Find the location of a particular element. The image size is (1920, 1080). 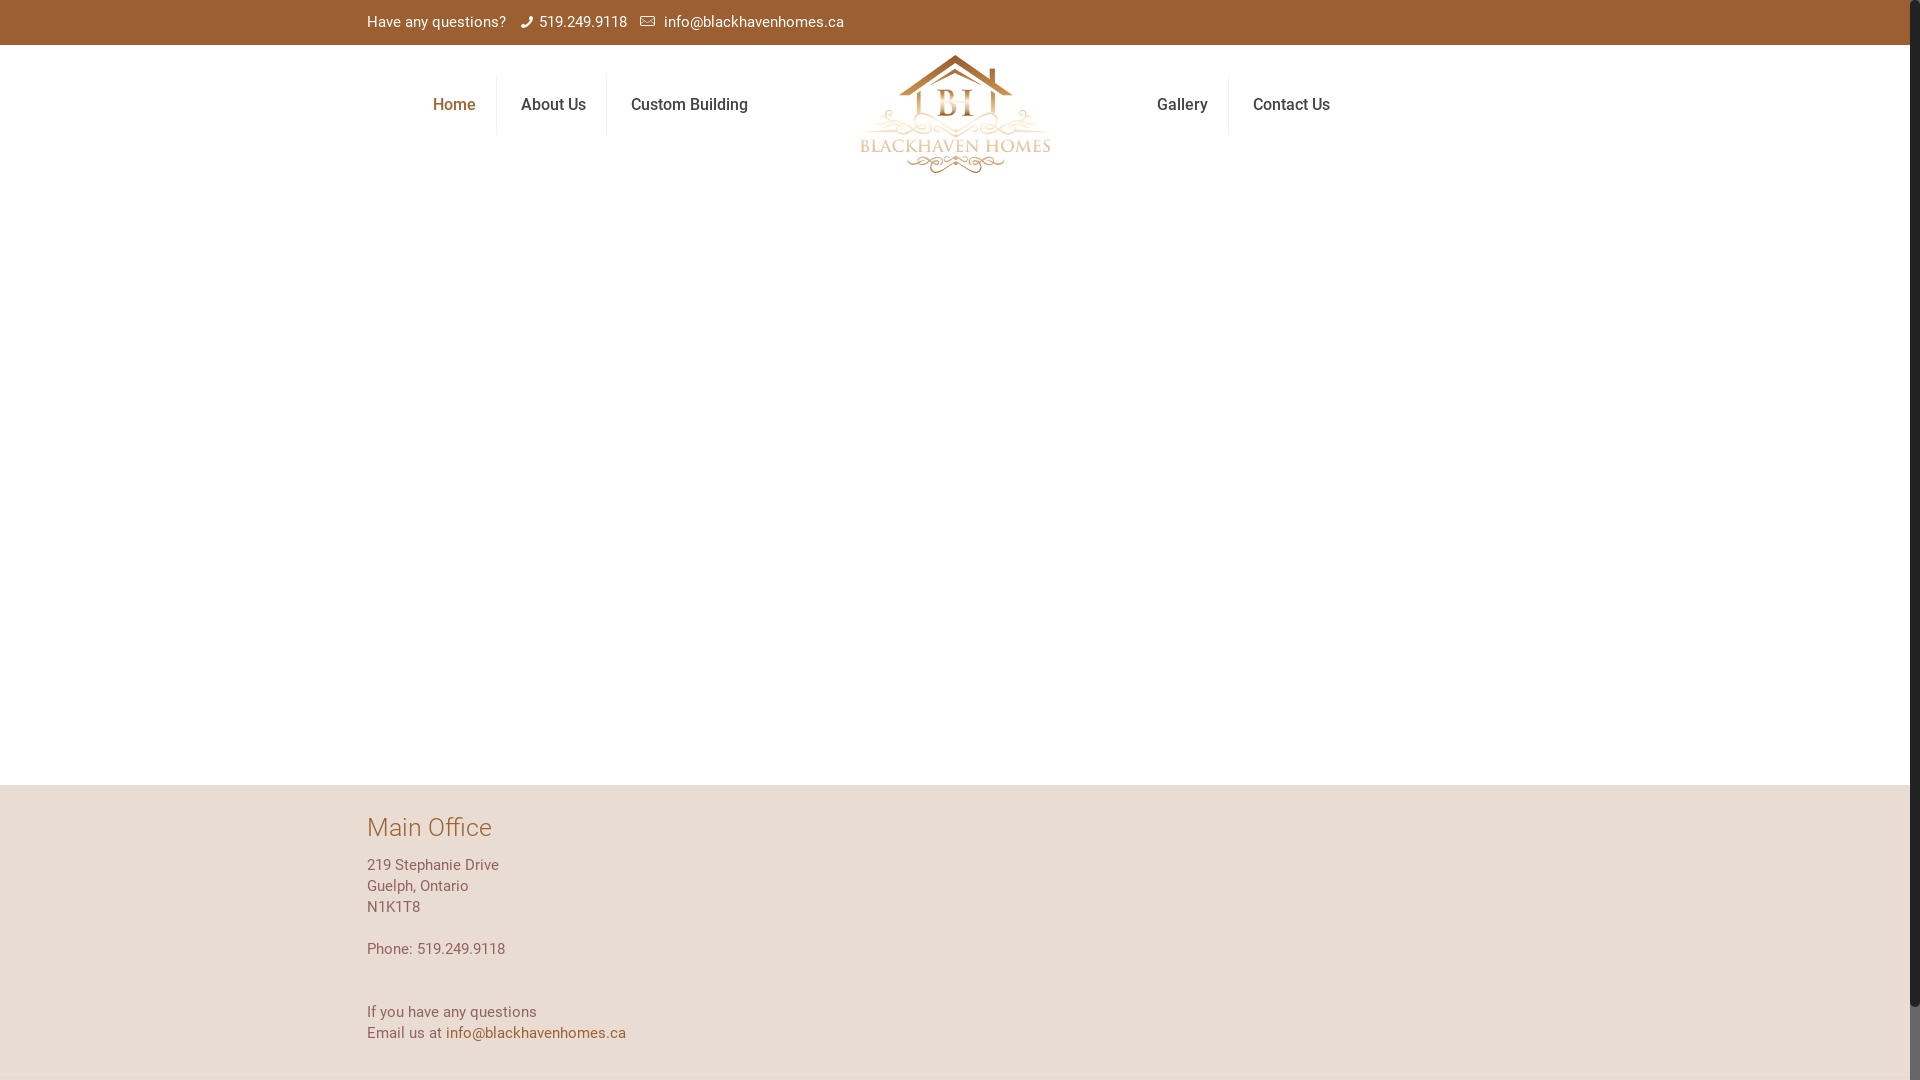

'Gallery' is located at coordinates (1182, 104).